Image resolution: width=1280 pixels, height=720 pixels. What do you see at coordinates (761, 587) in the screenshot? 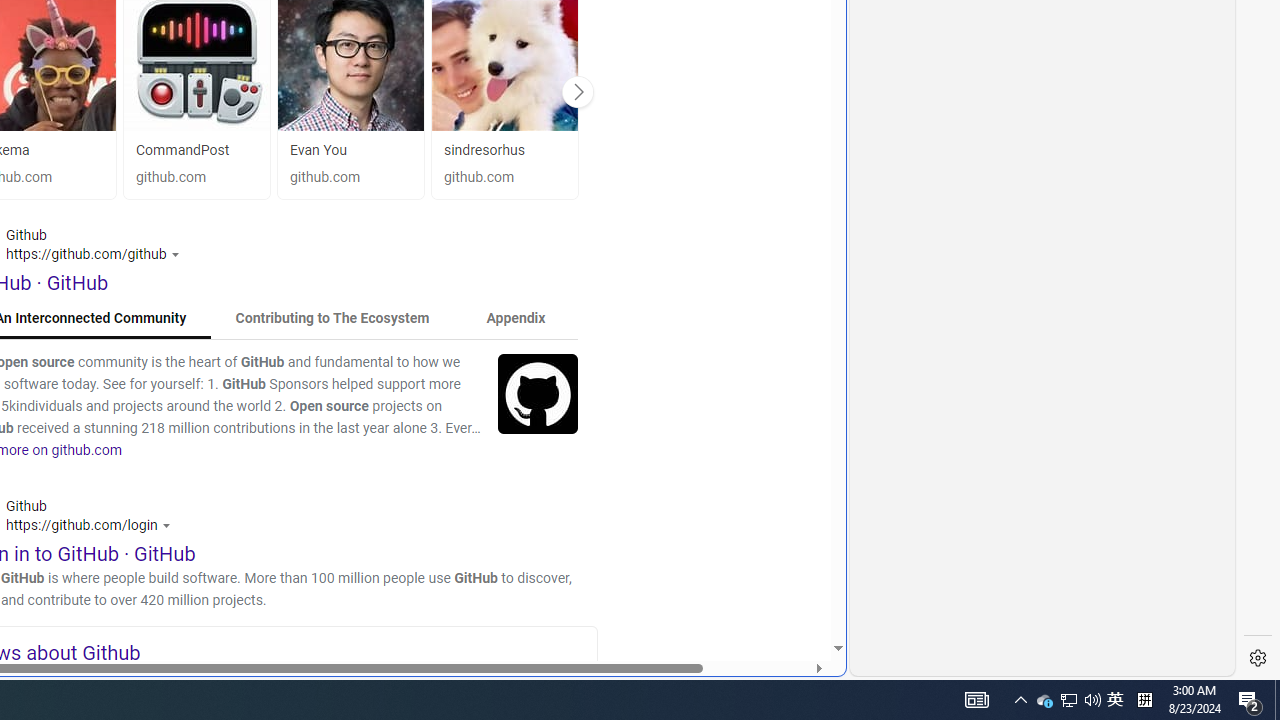
I see `'AutomationID: mfa_root'` at bounding box center [761, 587].